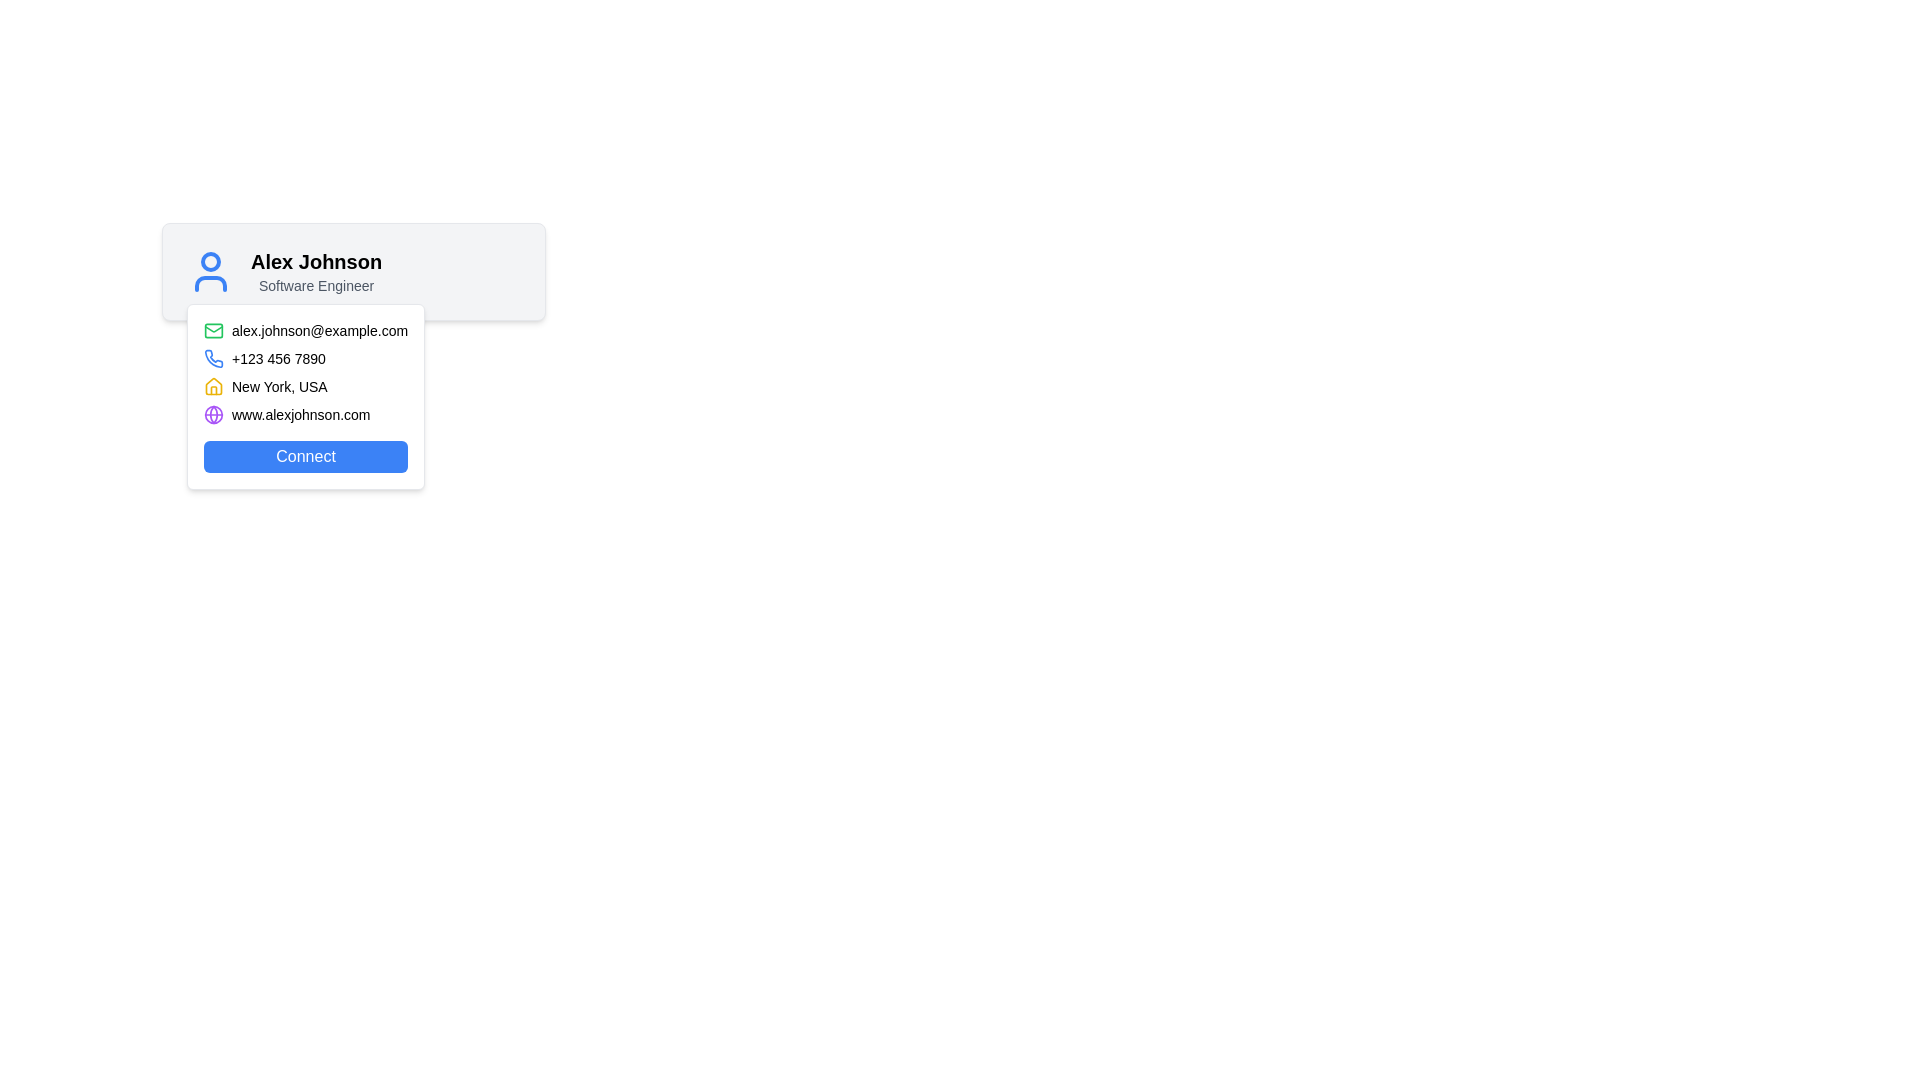 The width and height of the screenshot is (1920, 1080). Describe the element at coordinates (315, 261) in the screenshot. I see `text element displaying the name 'Alex Johnson' in bold within the user profile card` at that location.